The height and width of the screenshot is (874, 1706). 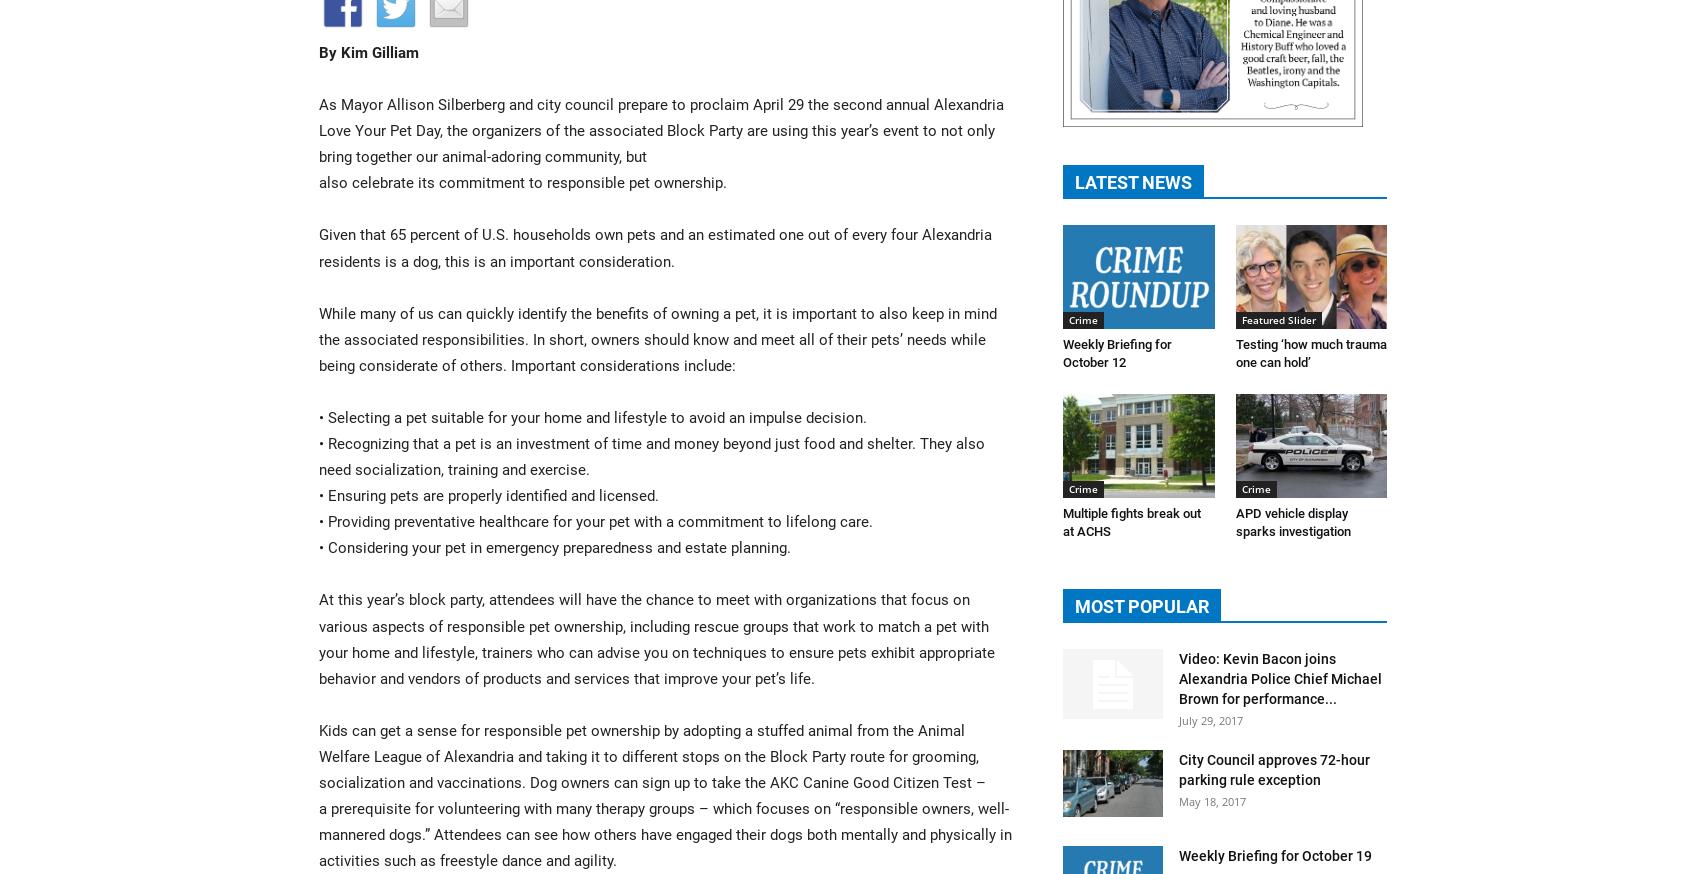 What do you see at coordinates (655, 637) in the screenshot?
I see `'At this year’s block party, attendees will have the chance to meet with organizations that focus on various aspects of responsible pet ownership, including rescue groups that work to match a pet with your home and lifestyle, trainers who can advise you on techniques to ensure pets exhibit appropriate behavior and vendors of products and services that improve your pet’s life.'` at bounding box center [655, 637].